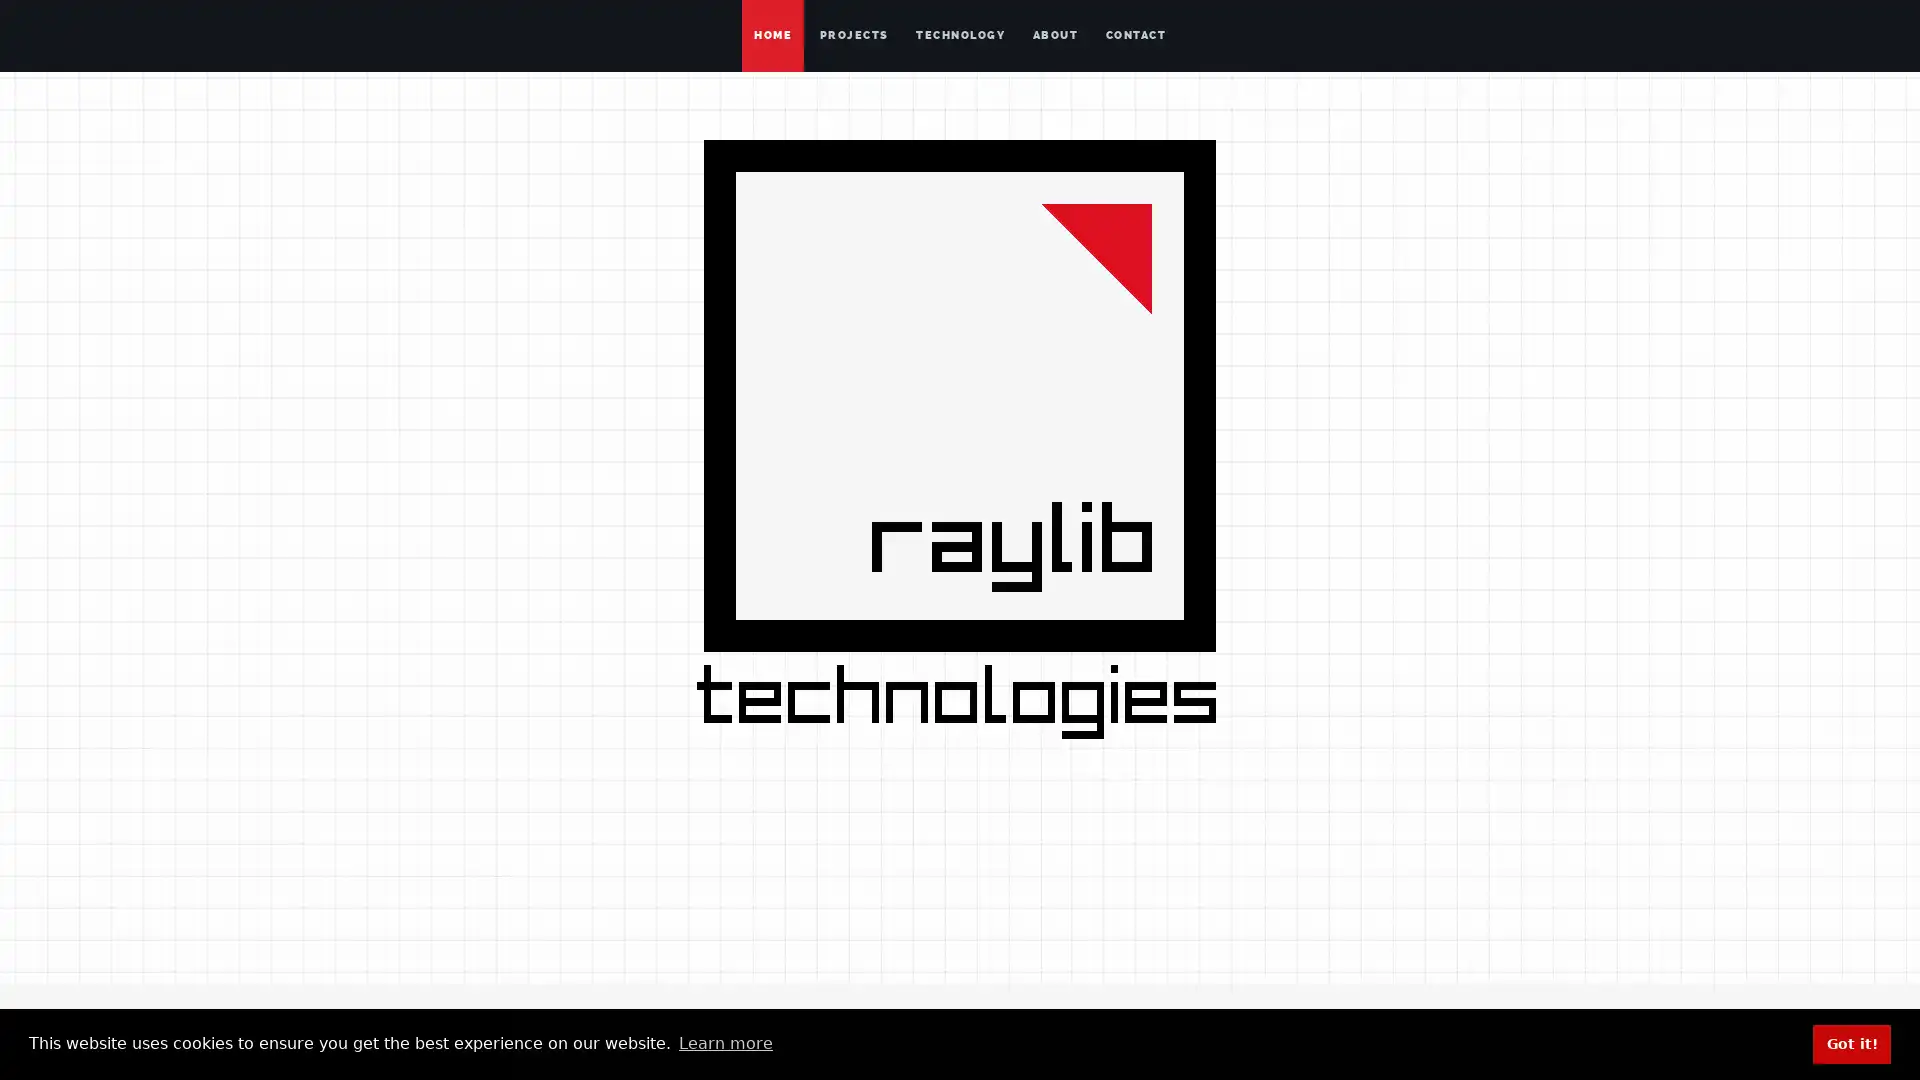 The image size is (1920, 1080). Describe the element at coordinates (724, 1043) in the screenshot. I see `learn more about cookies` at that location.